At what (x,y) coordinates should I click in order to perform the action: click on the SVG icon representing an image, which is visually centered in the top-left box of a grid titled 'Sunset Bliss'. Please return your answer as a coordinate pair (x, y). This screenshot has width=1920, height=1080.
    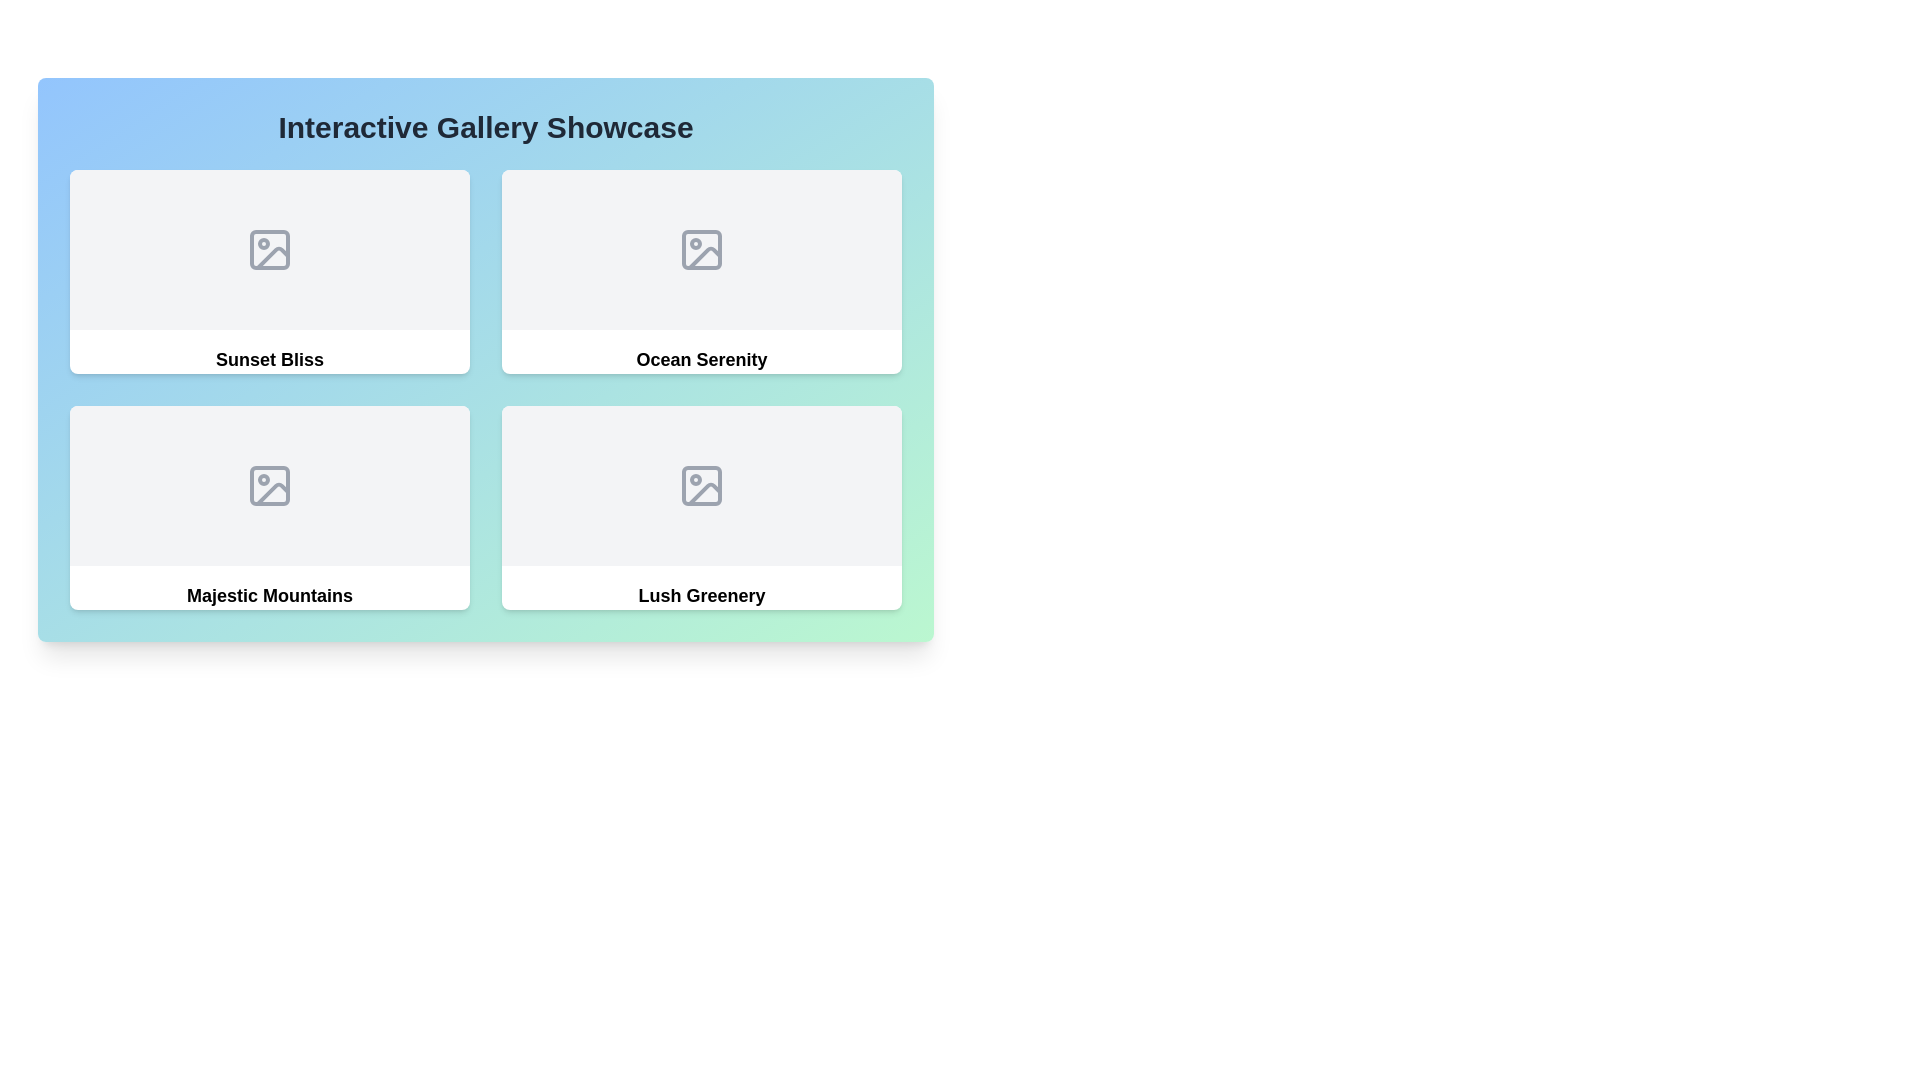
    Looking at the image, I should click on (268, 249).